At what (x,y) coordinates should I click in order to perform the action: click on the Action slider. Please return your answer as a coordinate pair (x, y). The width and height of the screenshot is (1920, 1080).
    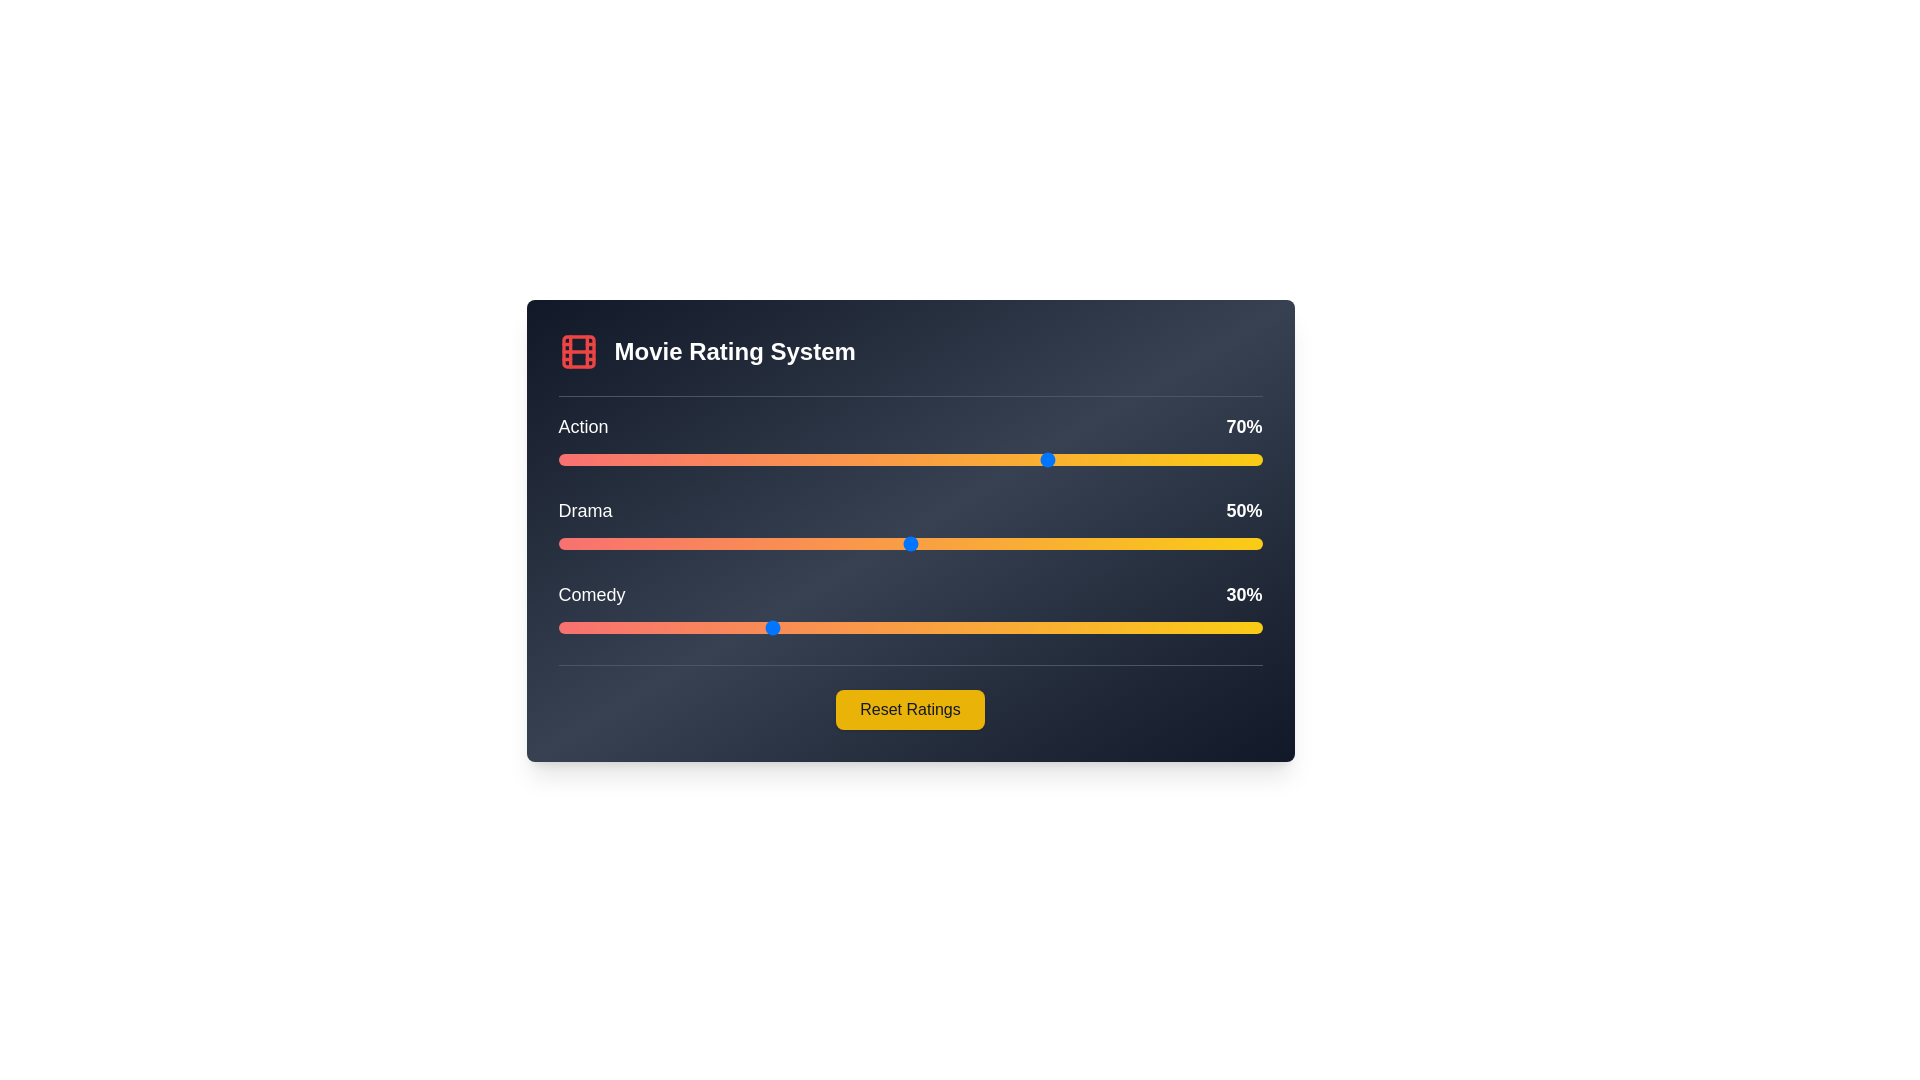
    Looking at the image, I should click on (909, 459).